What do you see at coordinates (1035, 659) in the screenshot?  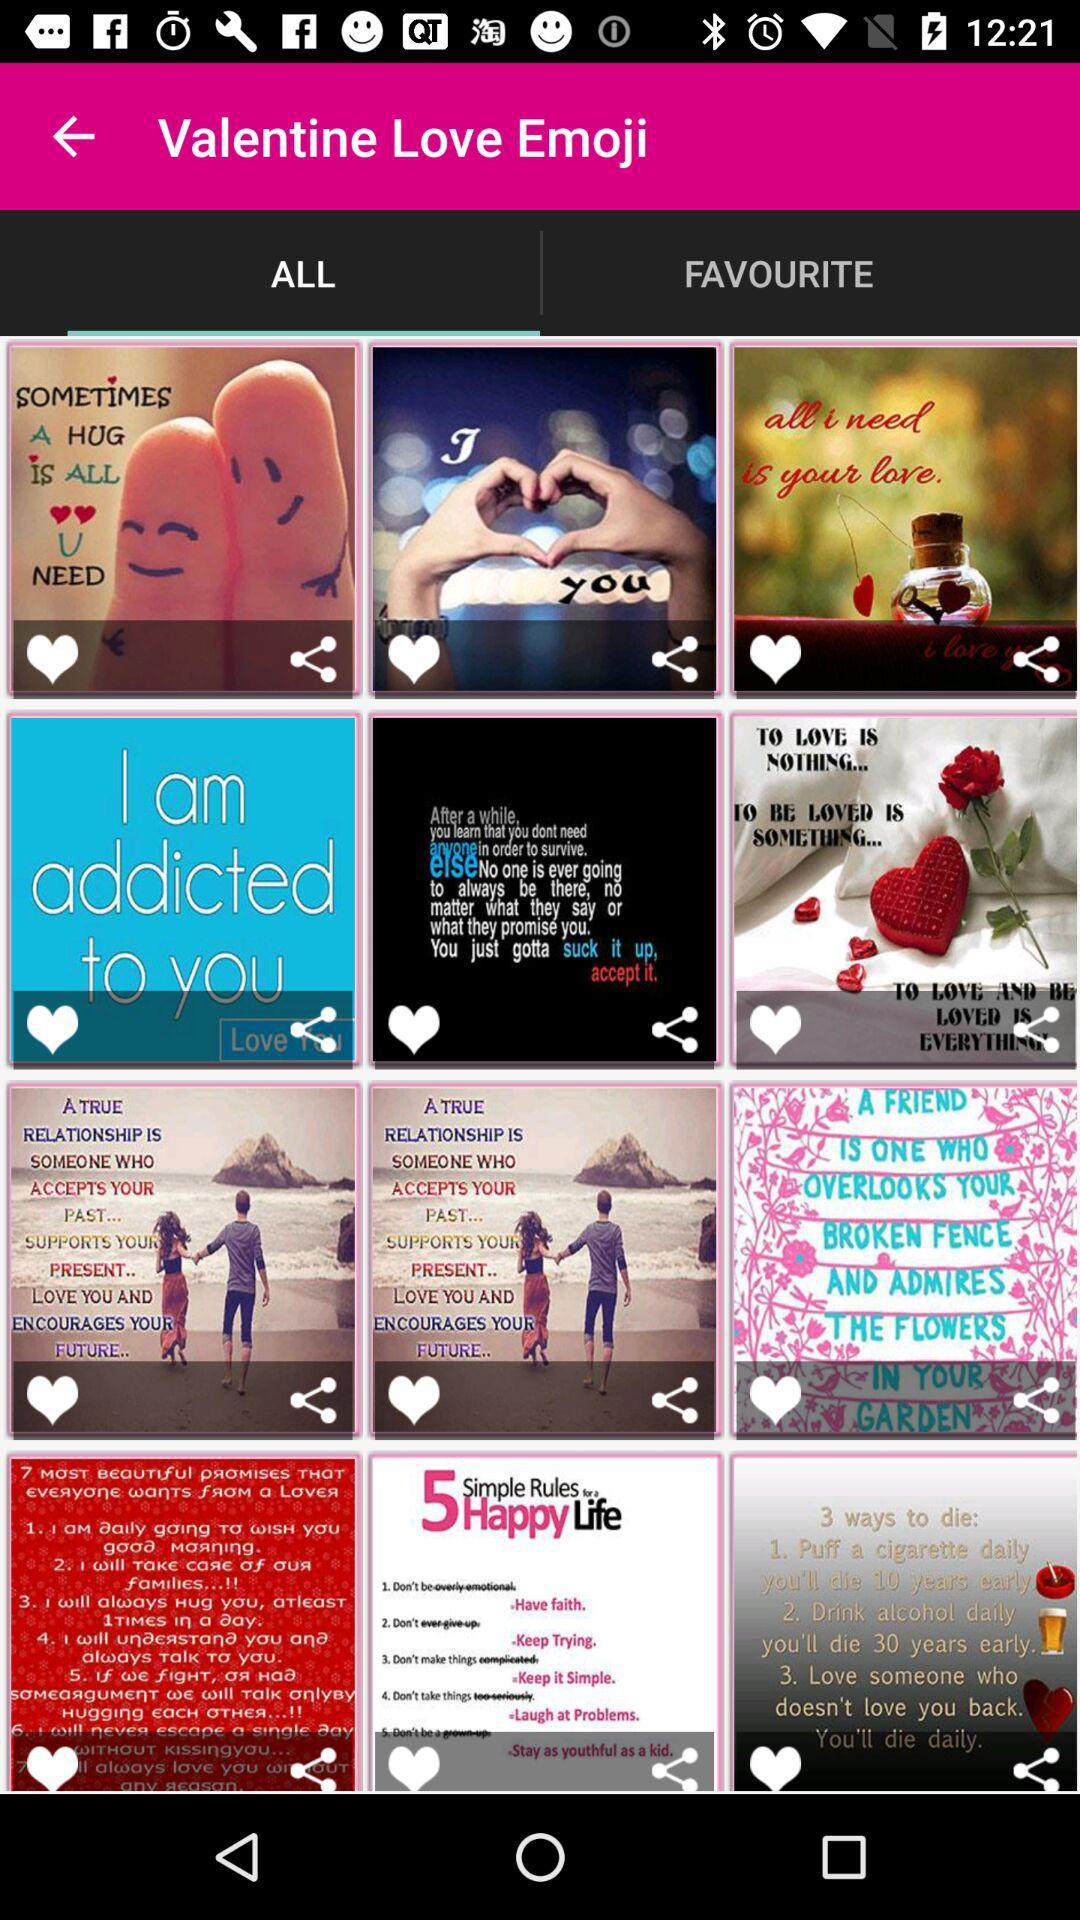 I see `share image` at bounding box center [1035, 659].